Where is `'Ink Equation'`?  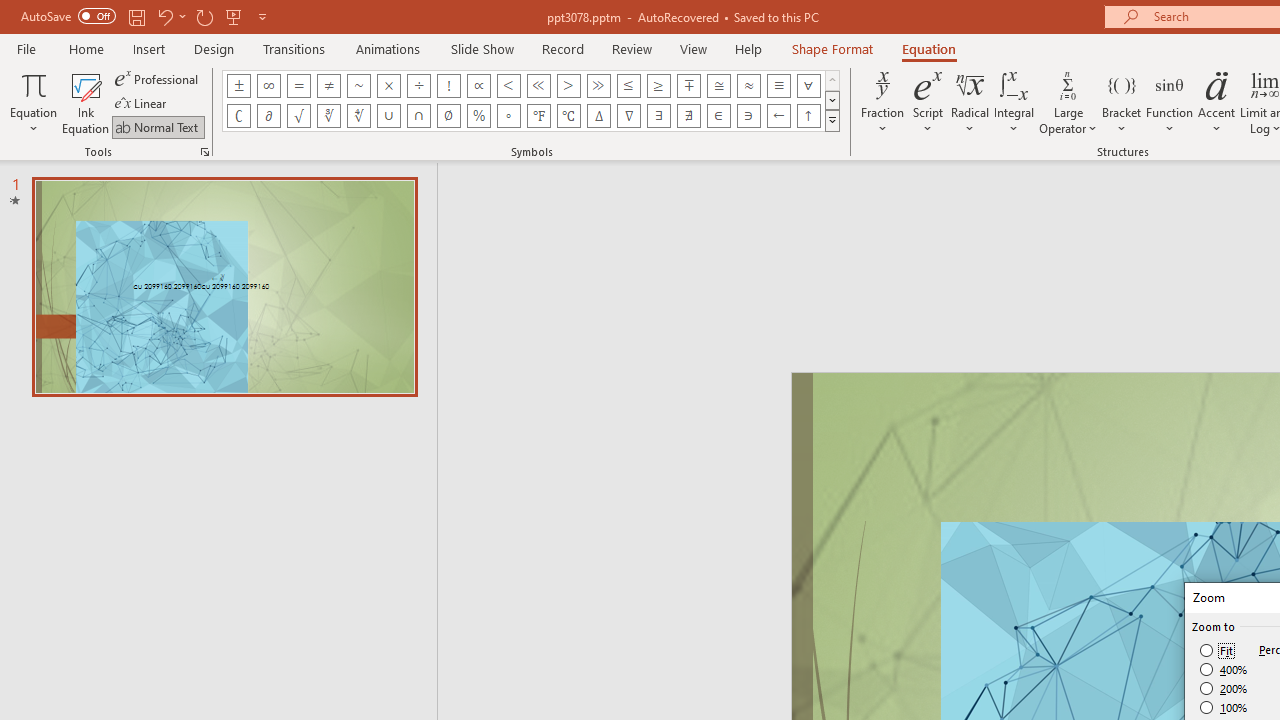 'Ink Equation' is located at coordinates (85, 103).